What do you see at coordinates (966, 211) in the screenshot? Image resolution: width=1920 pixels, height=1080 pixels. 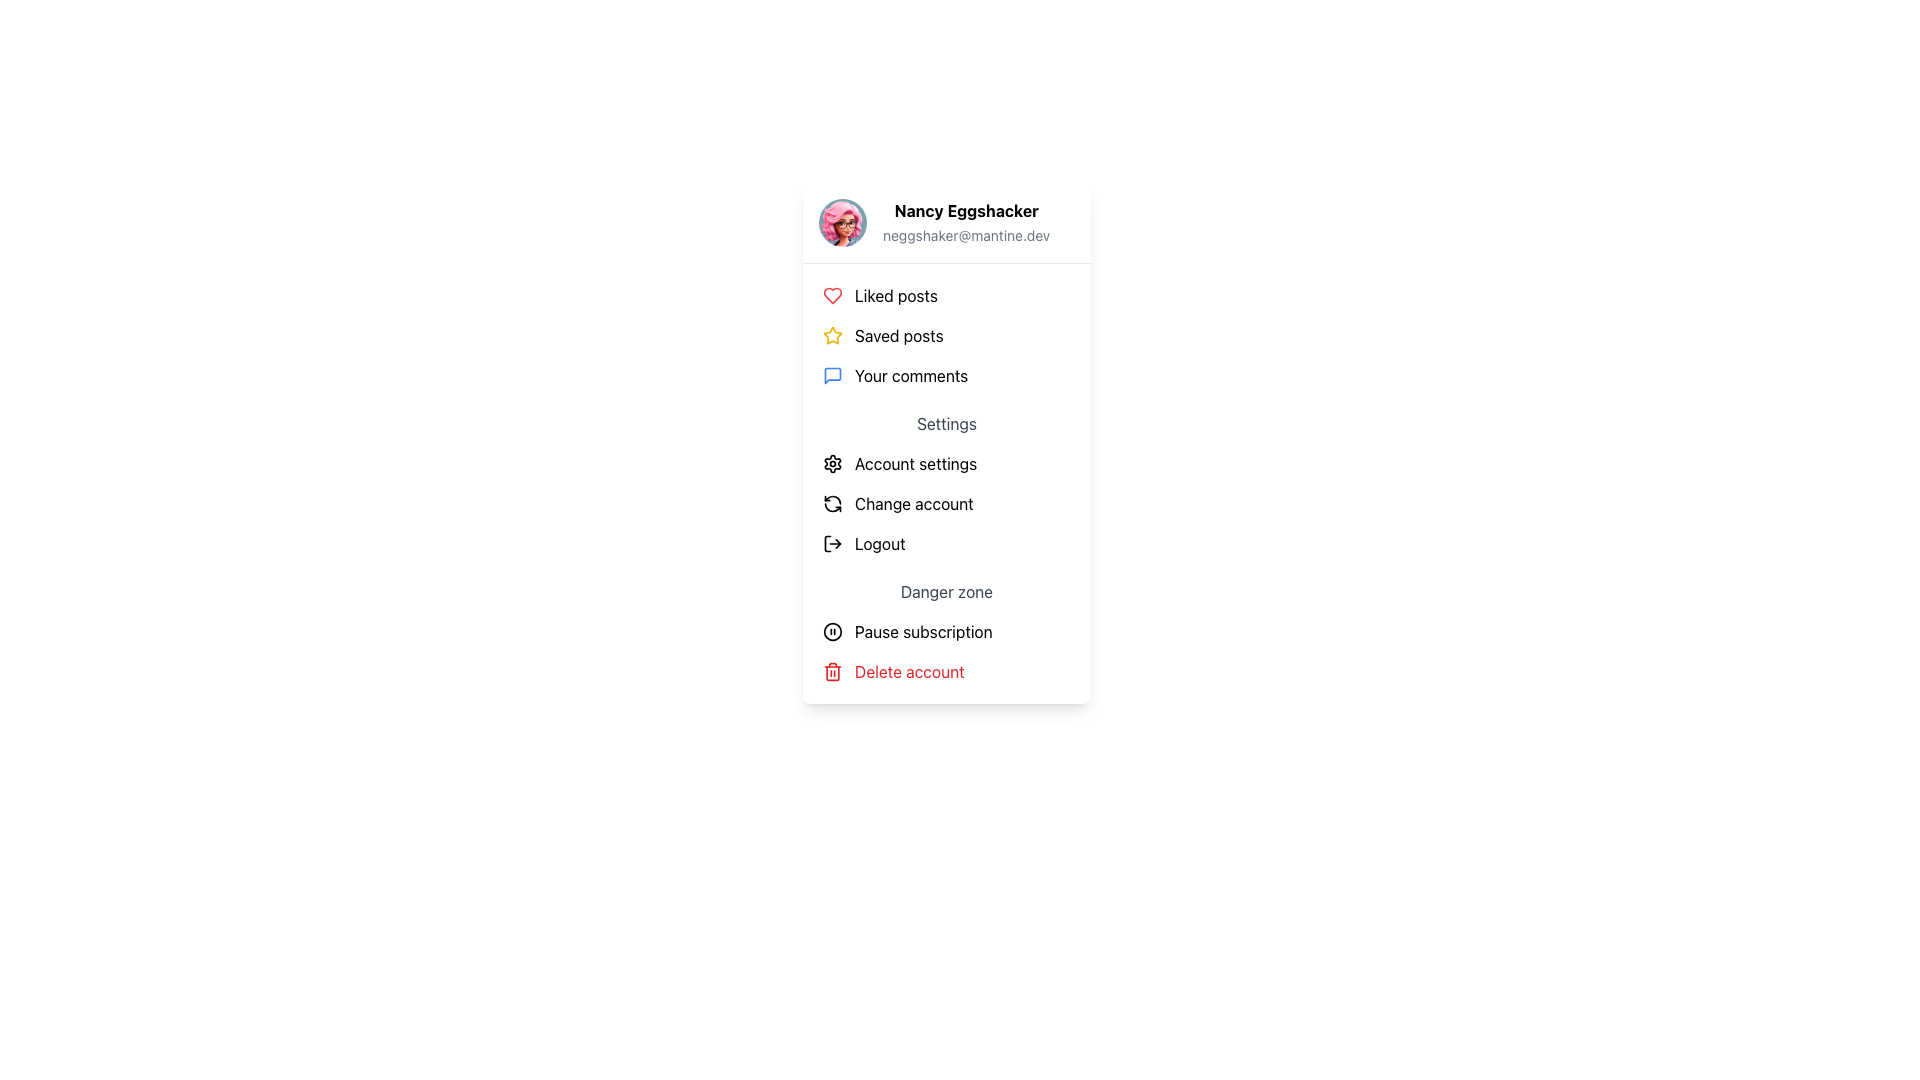 I see `the text display element that shows the user's name on the profile card, located at the top right of the profile image` at bounding box center [966, 211].